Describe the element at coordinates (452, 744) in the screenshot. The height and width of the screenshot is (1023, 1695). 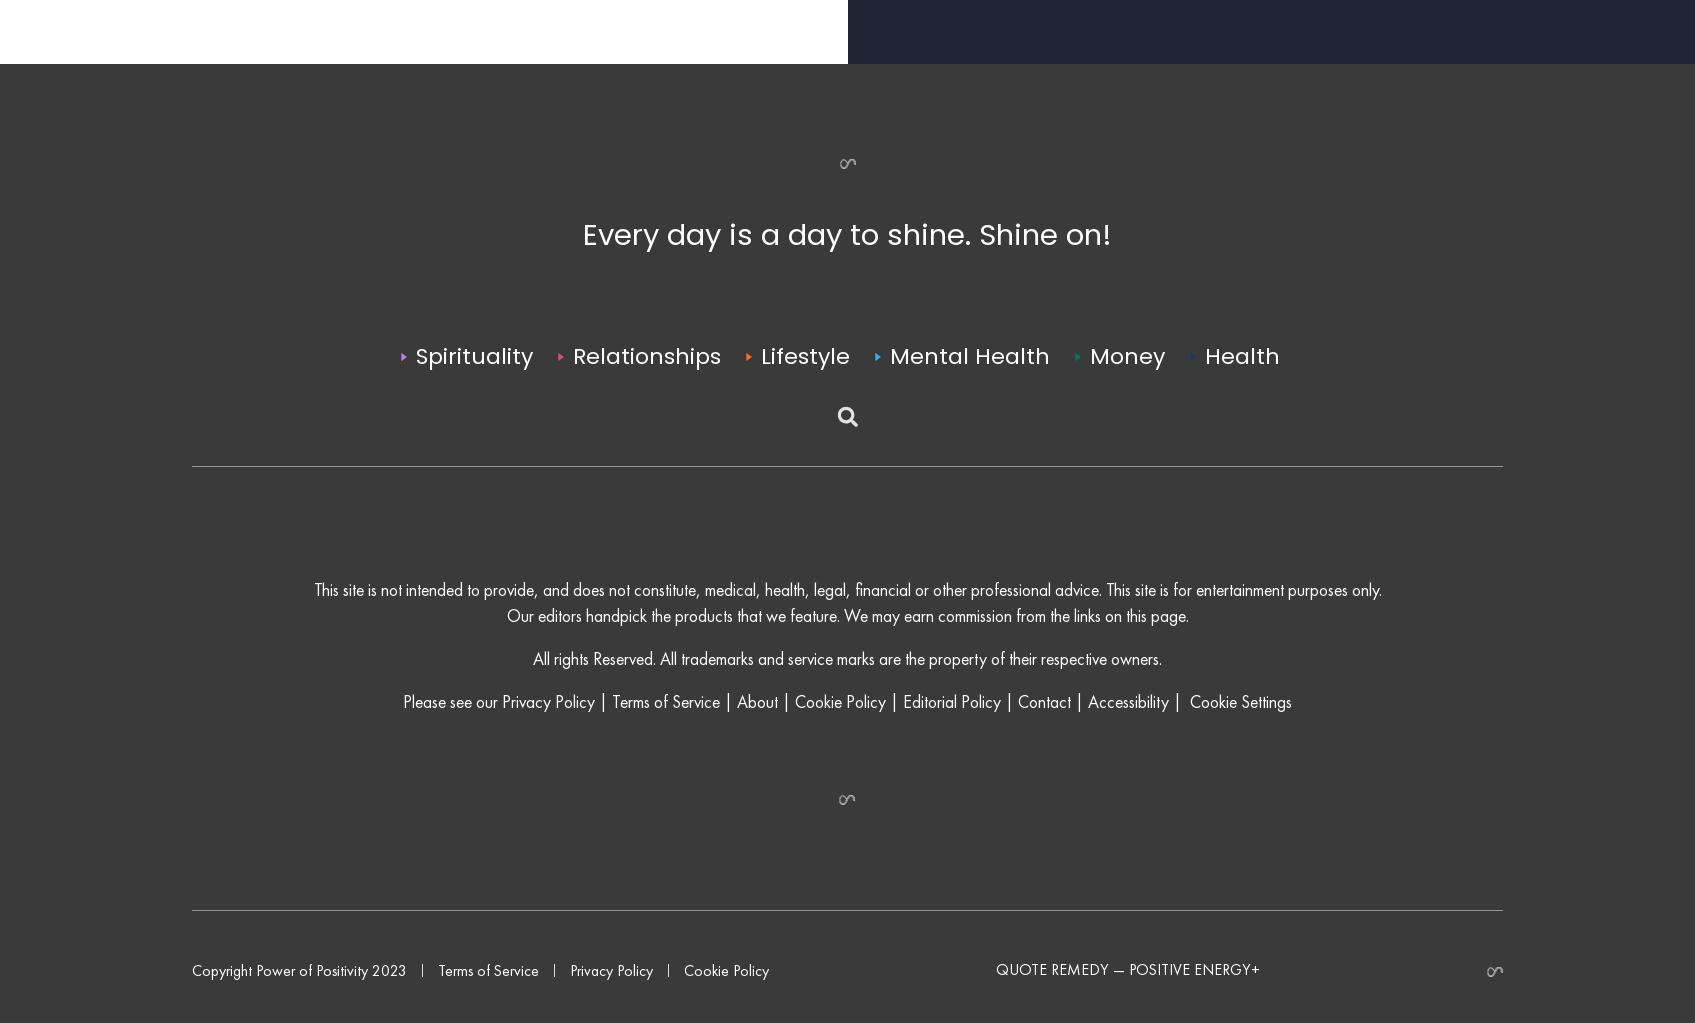
I see `'Please see our'` at that location.